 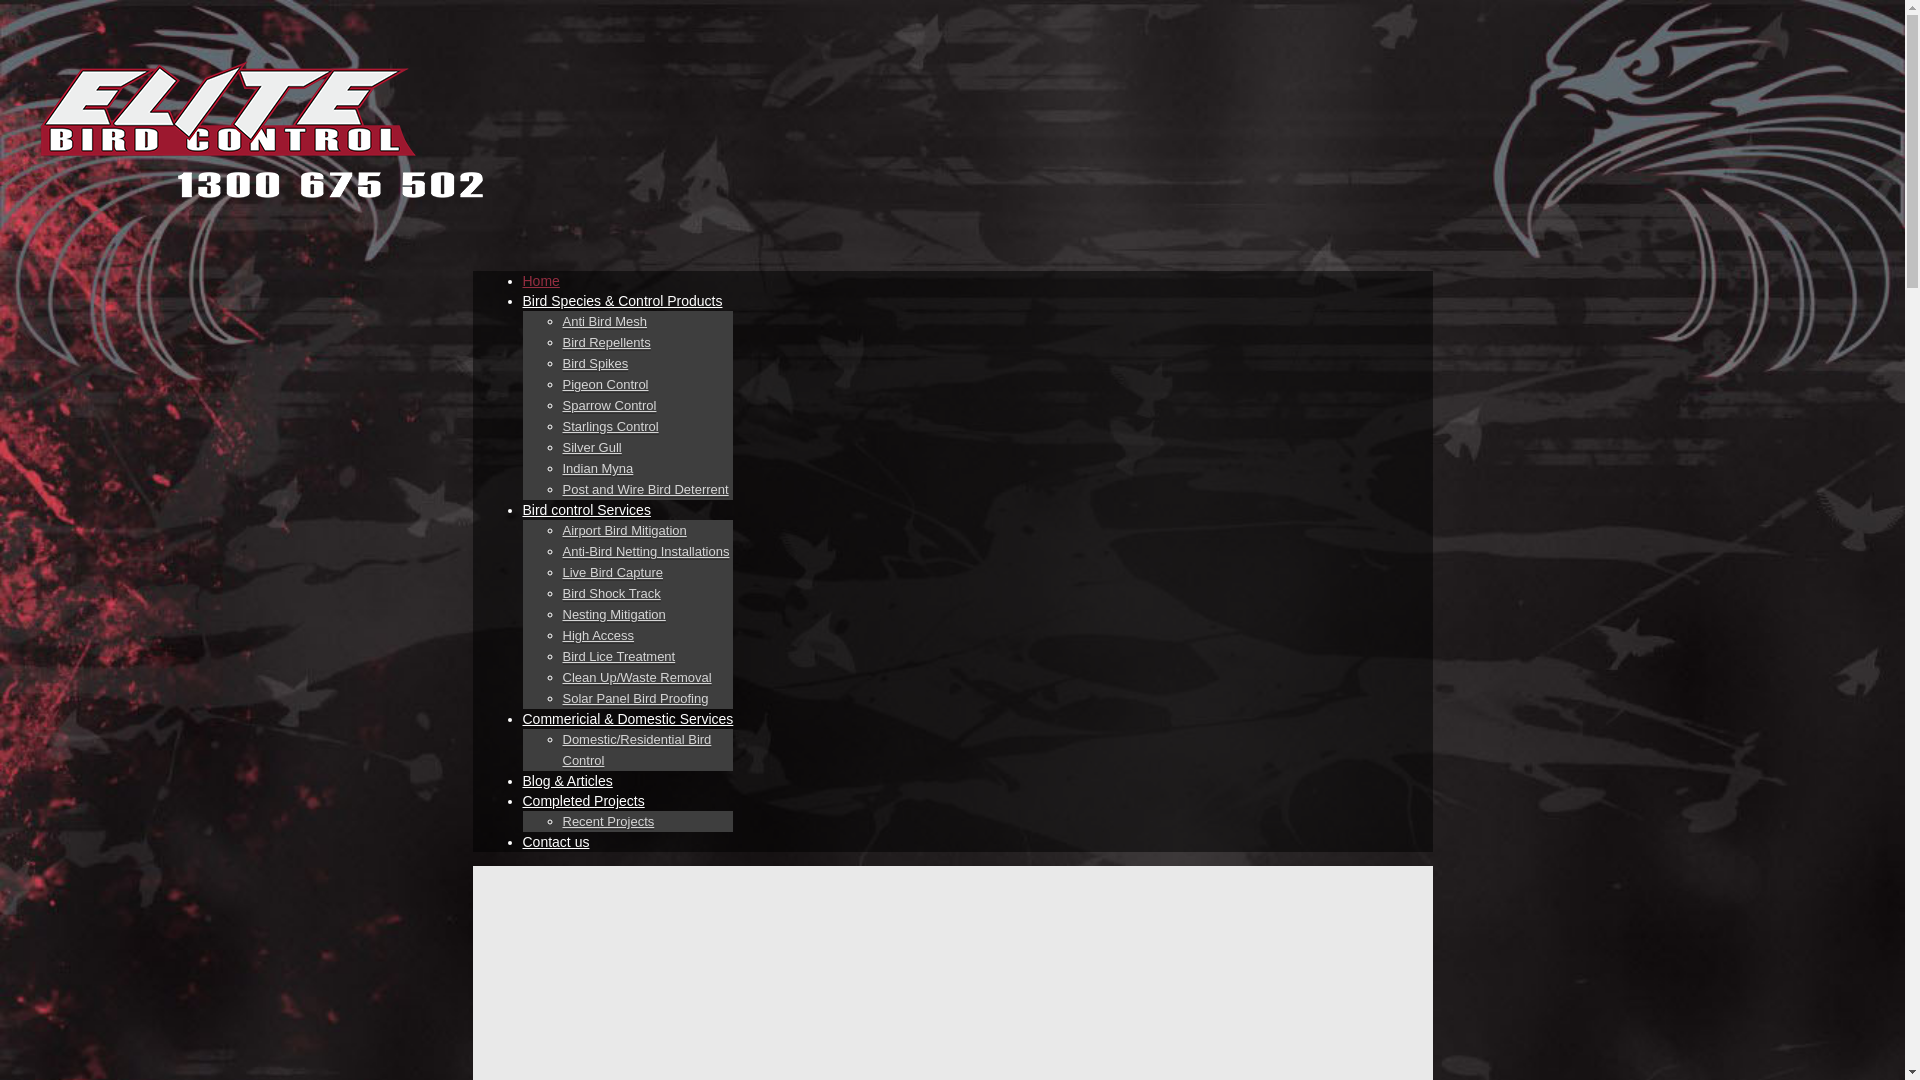 I want to click on 'Anti-Bird Netting Installations', so click(x=645, y=551).